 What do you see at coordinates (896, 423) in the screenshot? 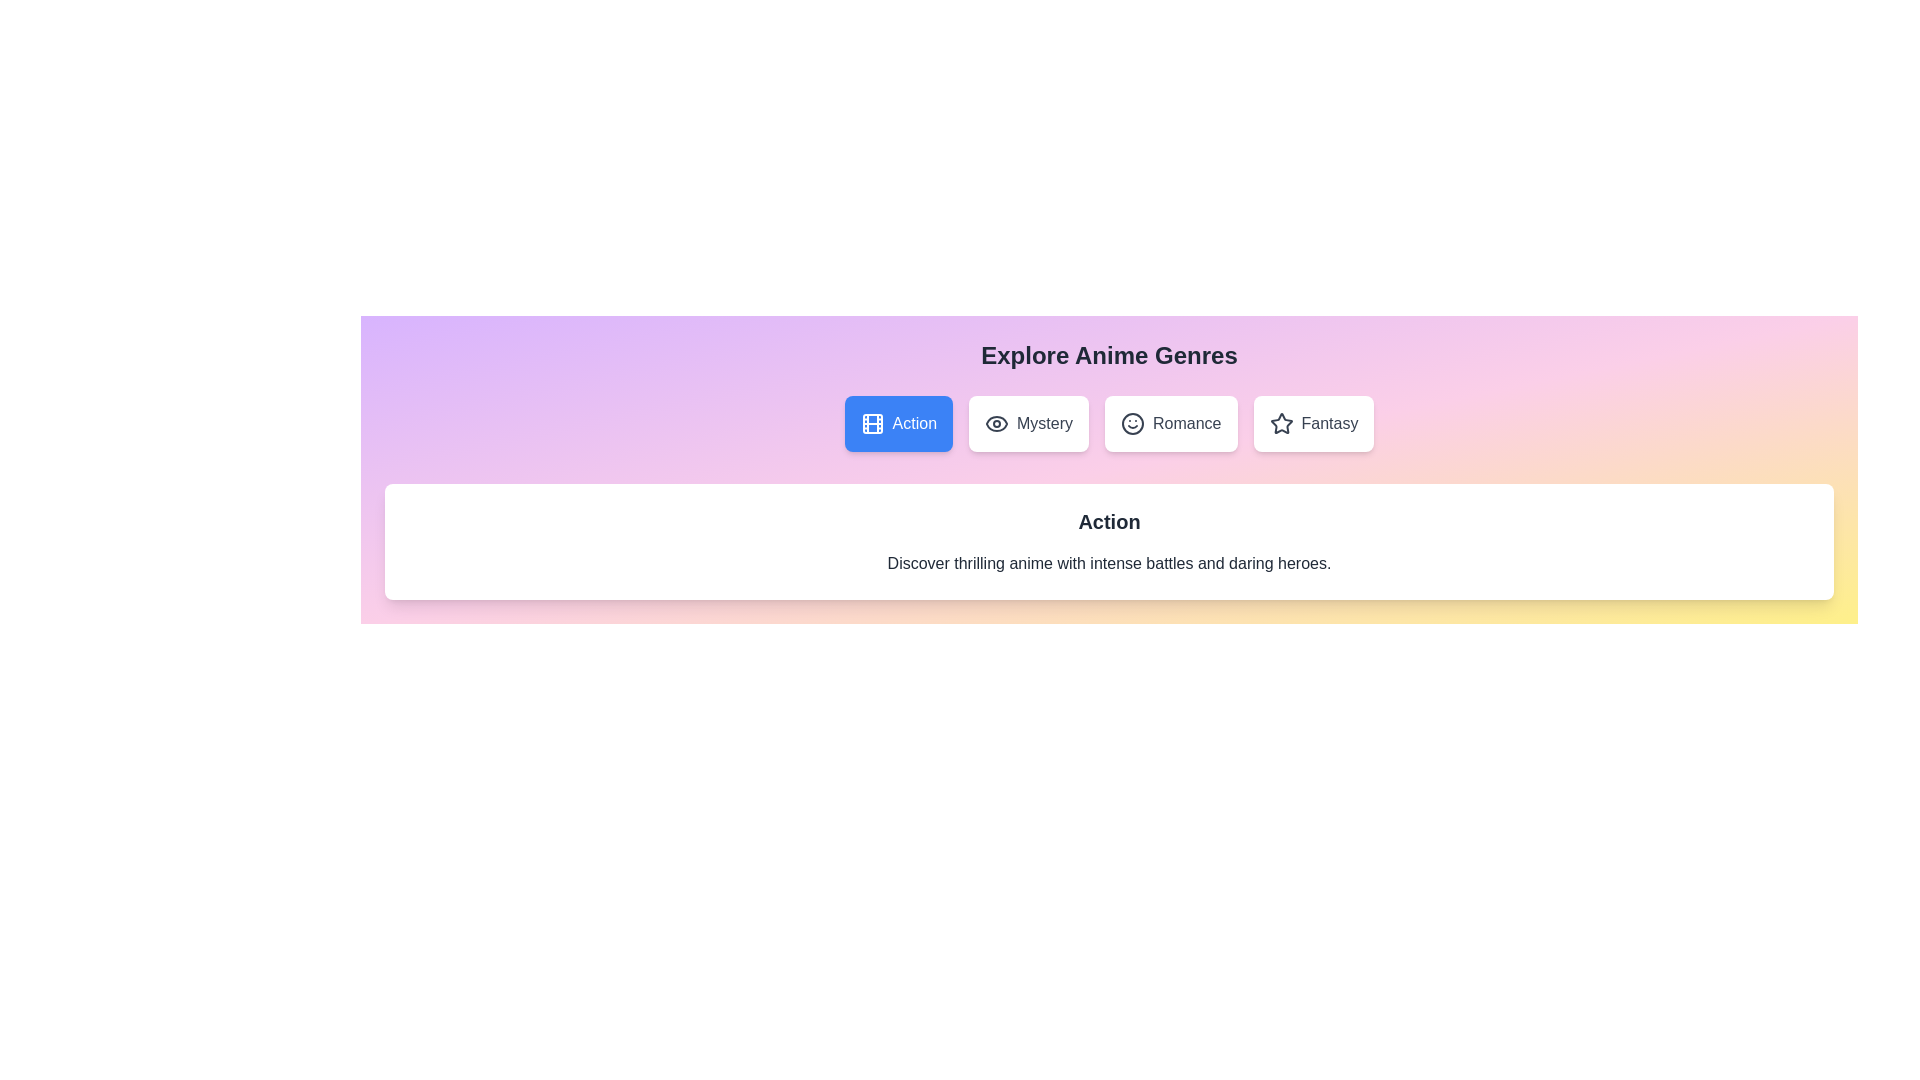
I see `the genre Action by clicking on its corresponding button` at bounding box center [896, 423].